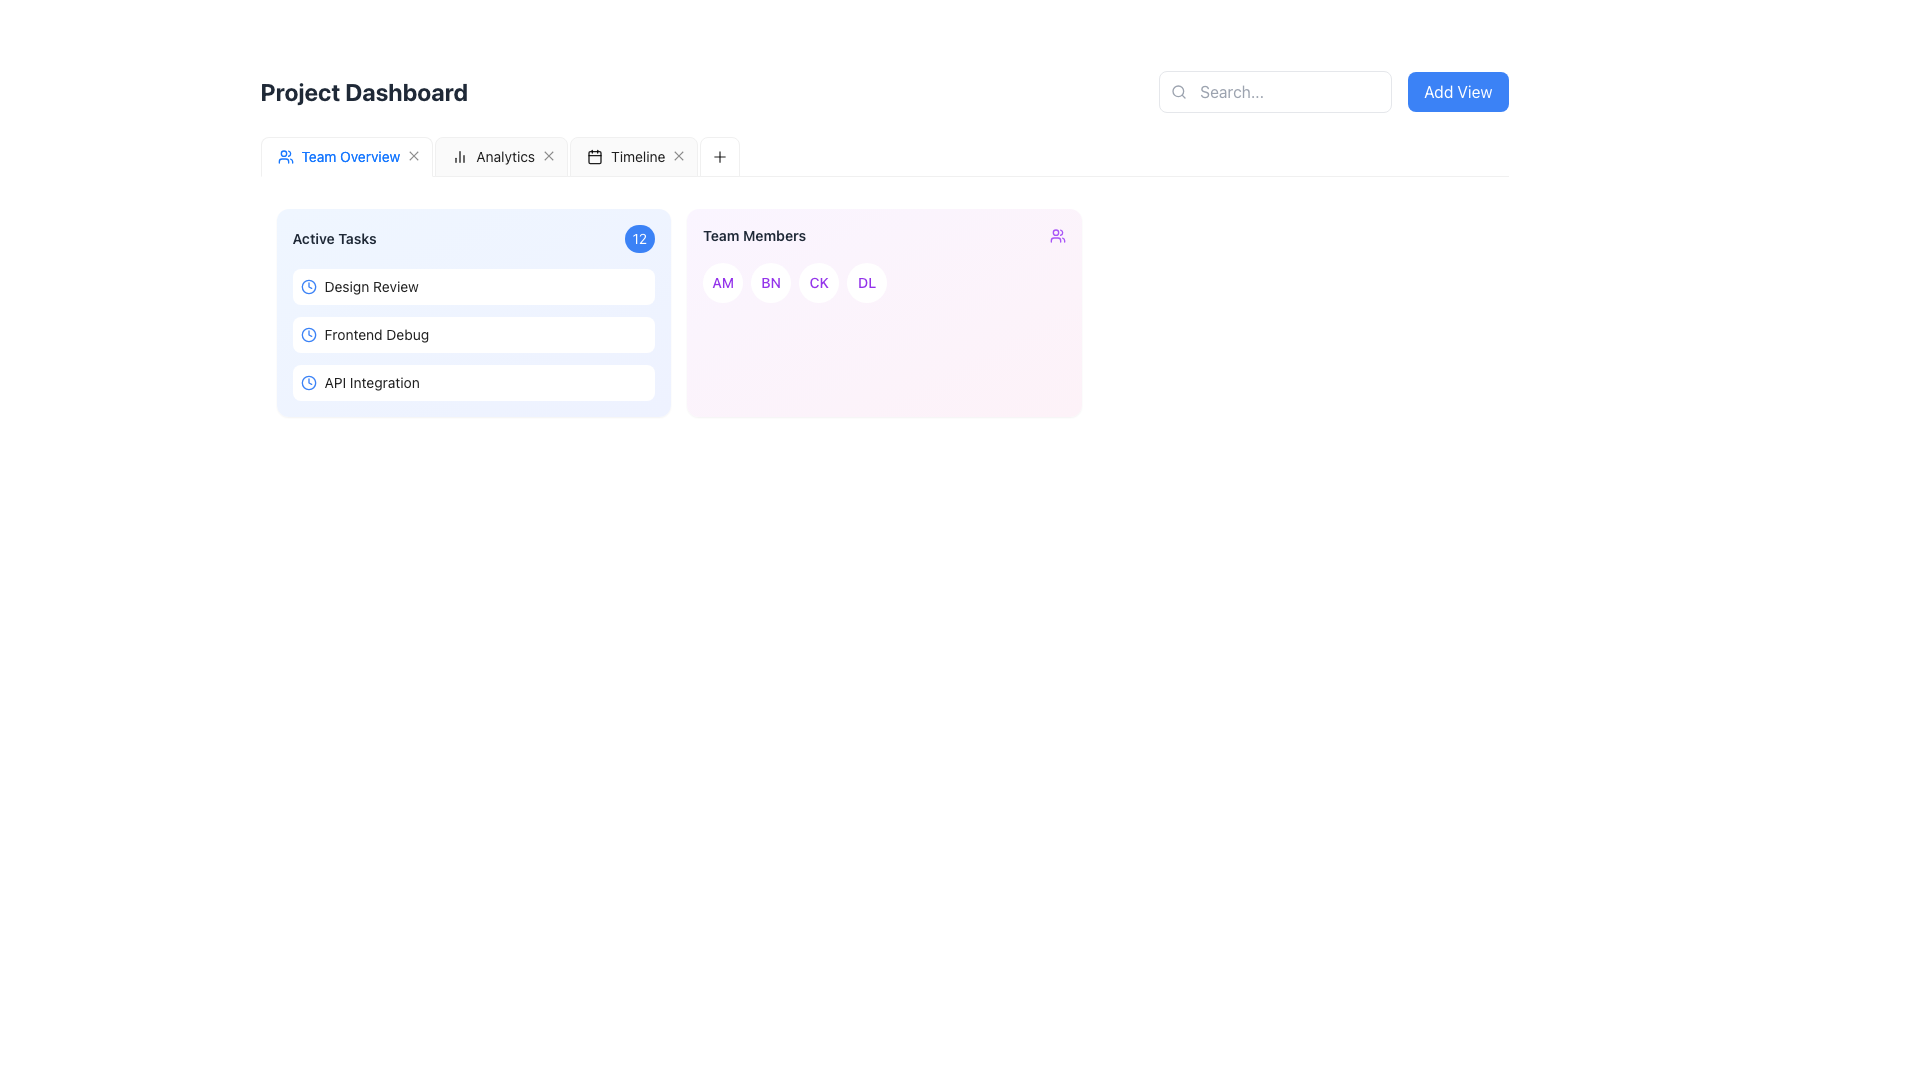 The image size is (1920, 1080). I want to click on the 'Team Overview' tab in the top navigation bar, so click(350, 156).